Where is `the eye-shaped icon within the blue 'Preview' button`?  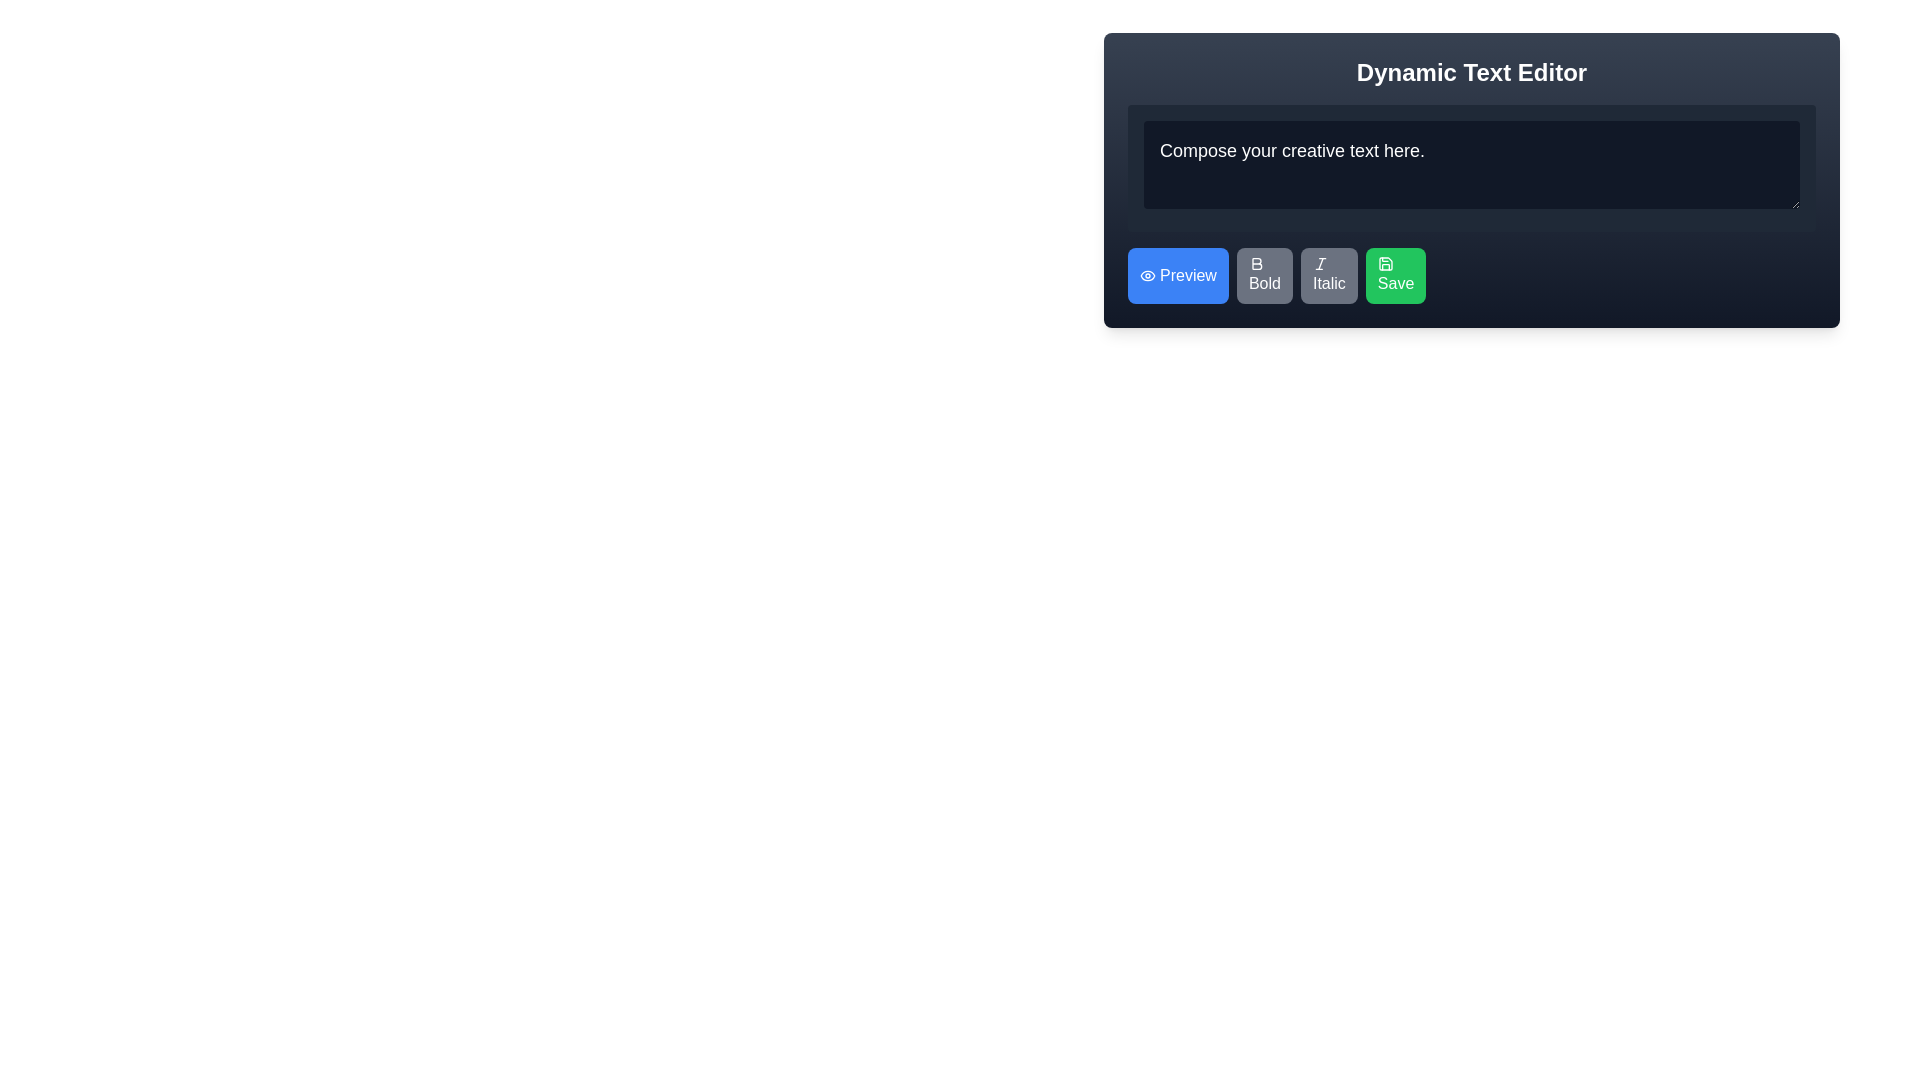 the eye-shaped icon within the blue 'Preview' button is located at coordinates (1147, 276).